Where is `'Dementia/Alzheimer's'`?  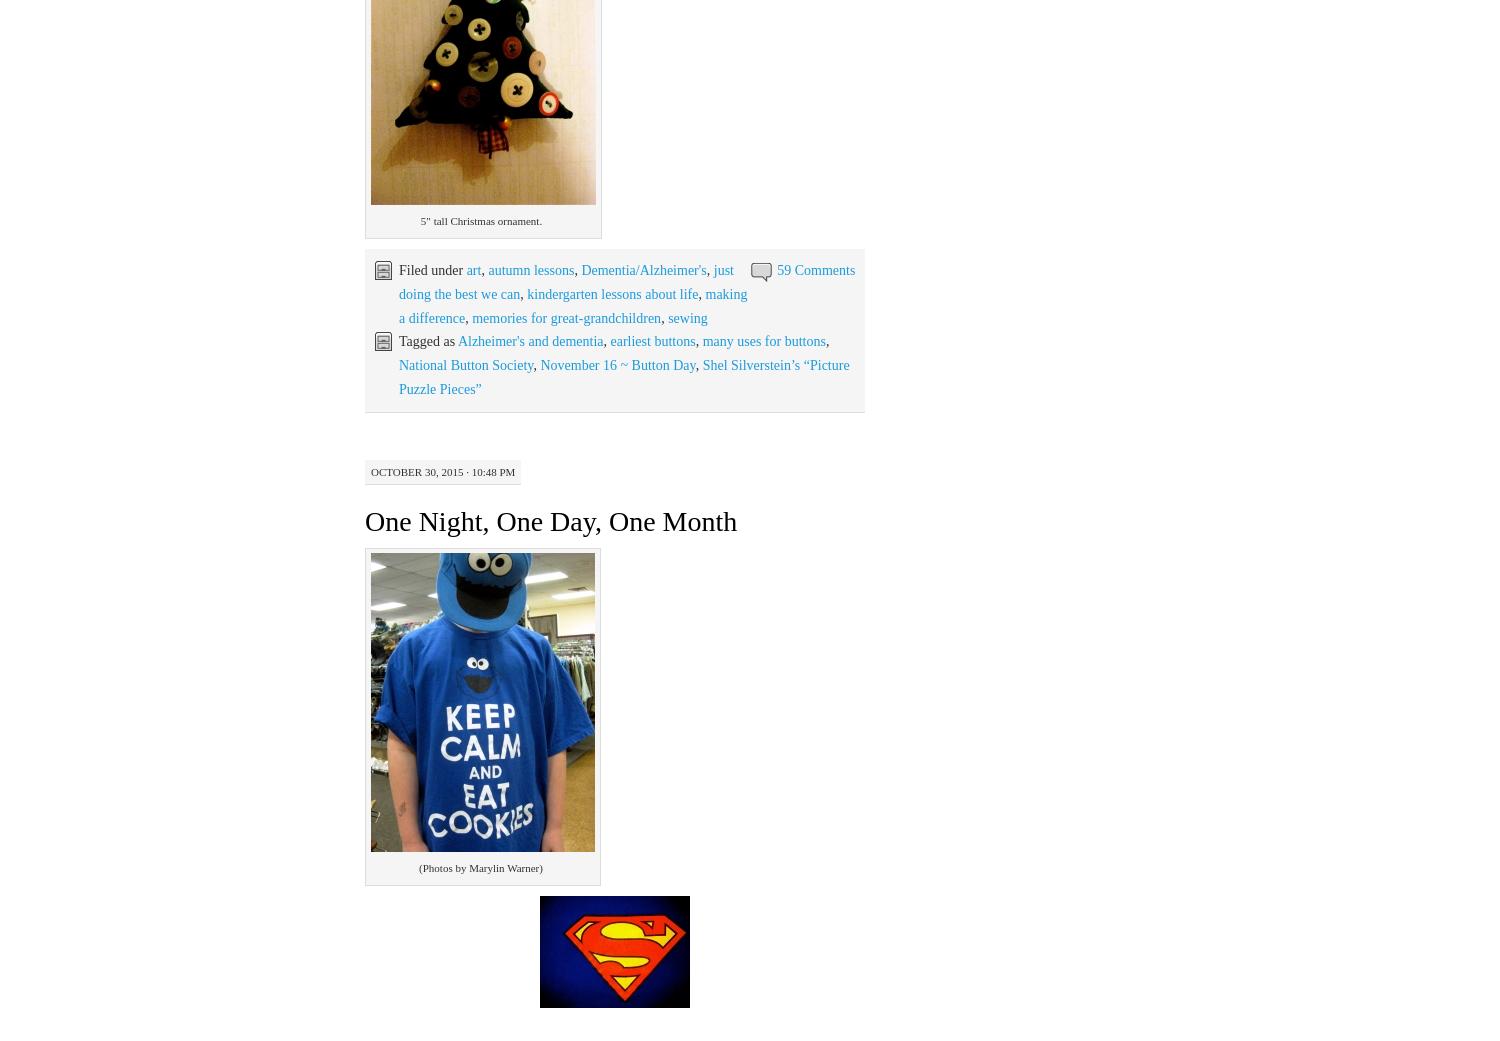
'Dementia/Alzheimer's' is located at coordinates (643, 269).